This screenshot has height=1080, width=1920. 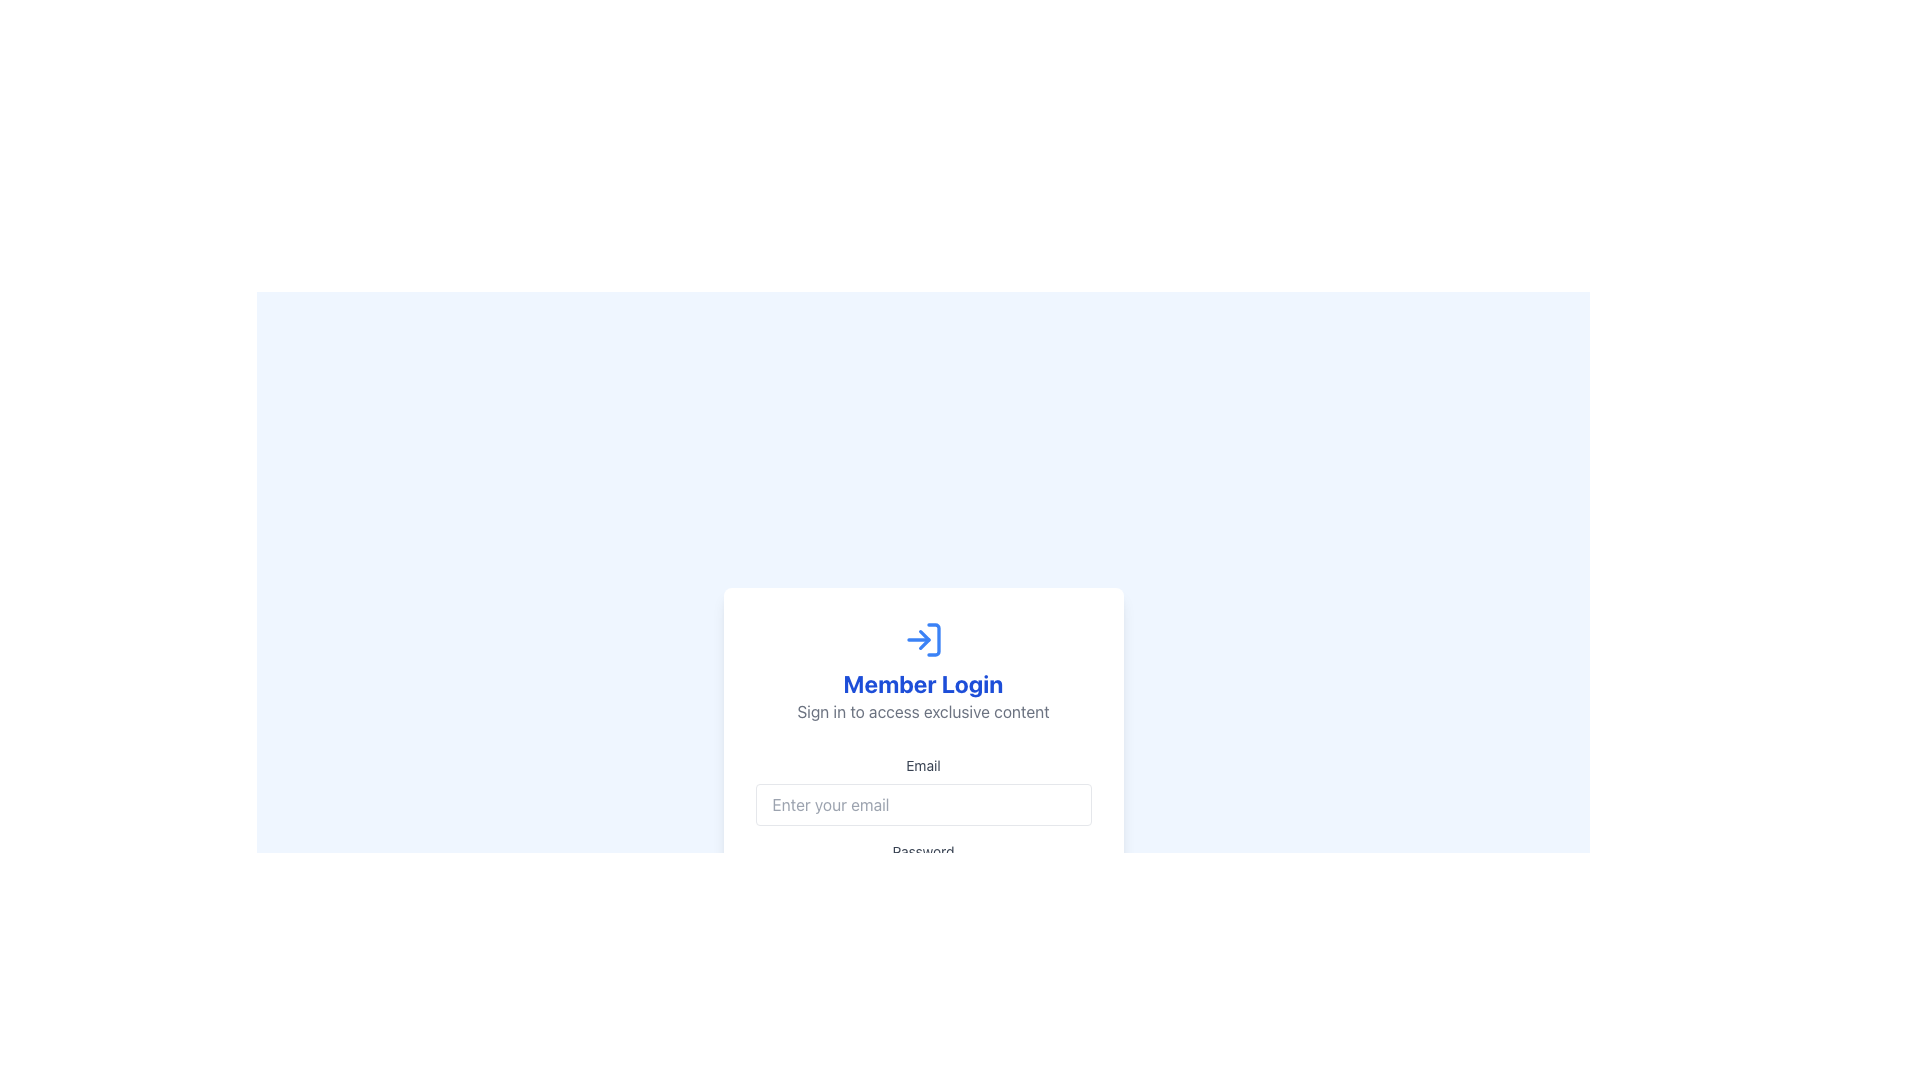 What do you see at coordinates (922, 640) in the screenshot?
I see `the blue rightward arrow SVG icon that is positioned above the 'Member Login' text in the login form interface` at bounding box center [922, 640].